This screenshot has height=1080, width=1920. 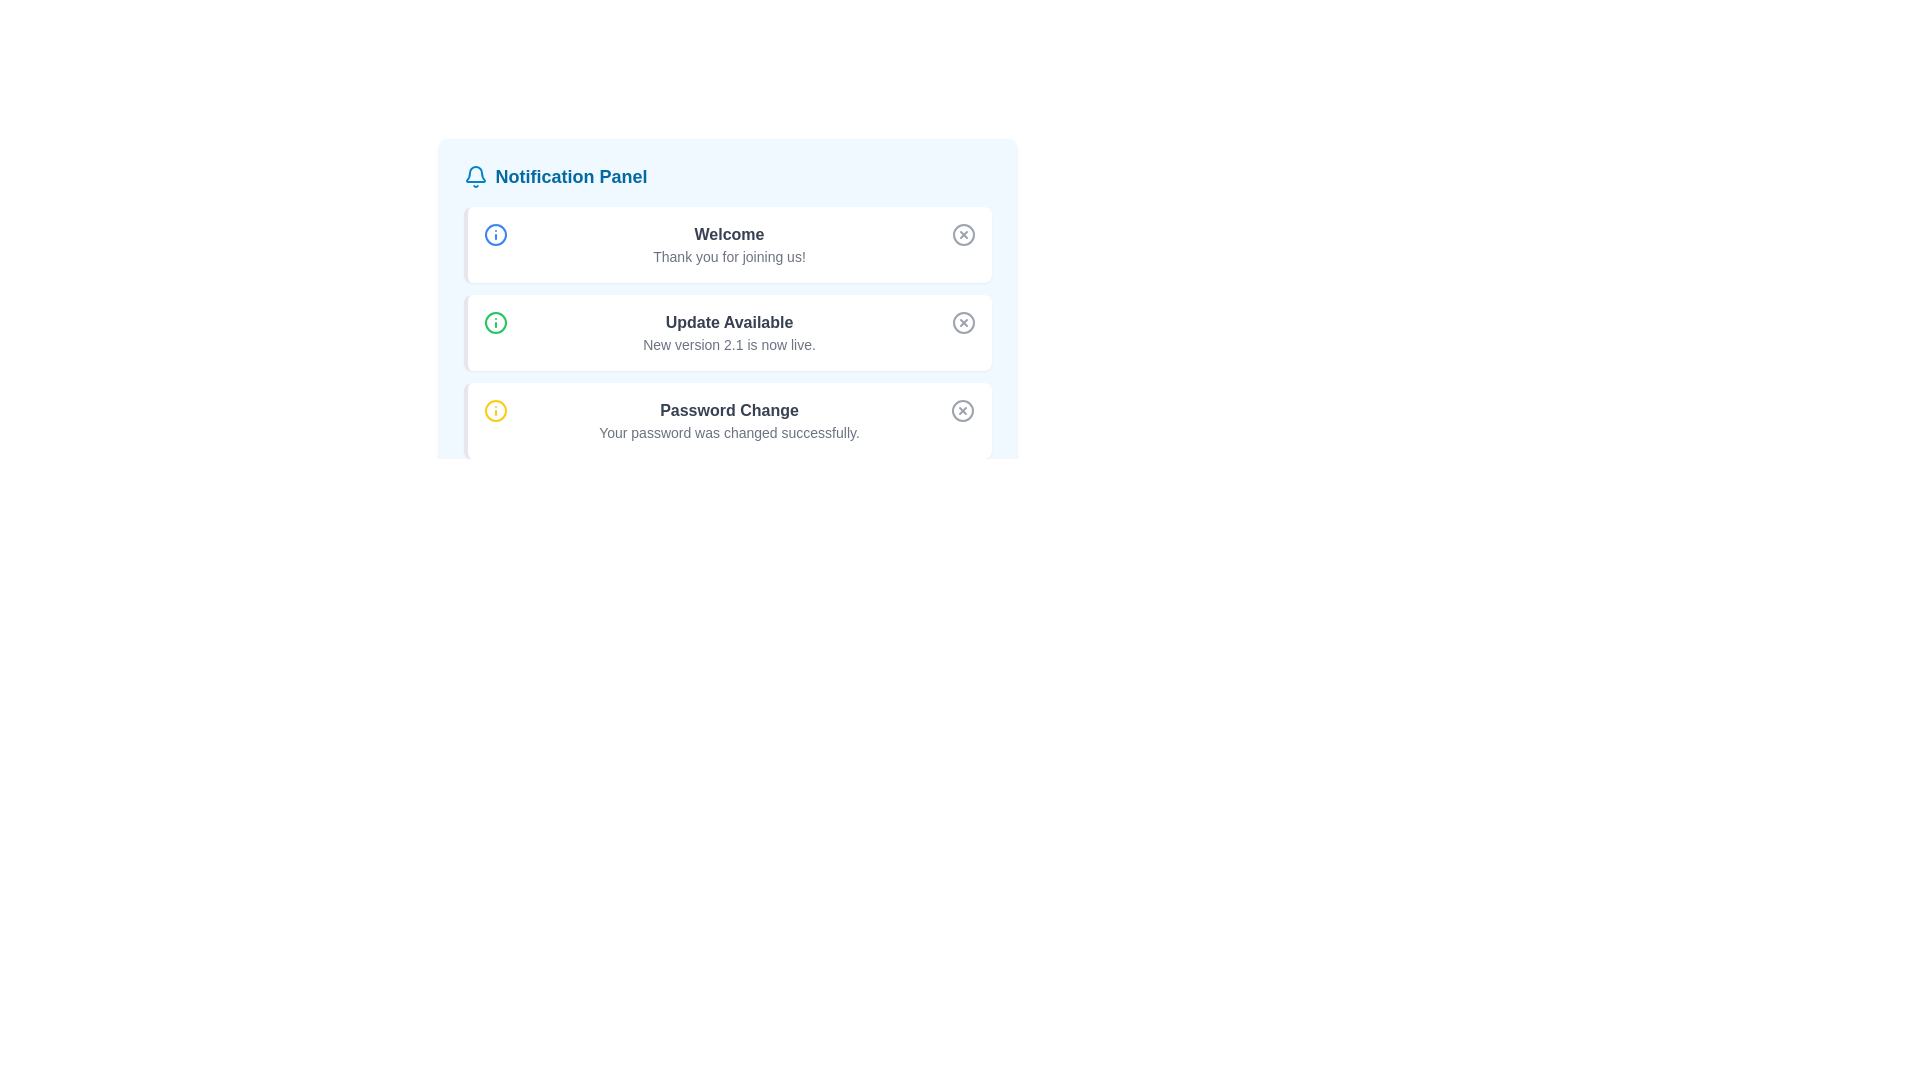 I want to click on the circular notification icon, which is the second icon in a vertical sequence of three notifications, so click(x=495, y=322).